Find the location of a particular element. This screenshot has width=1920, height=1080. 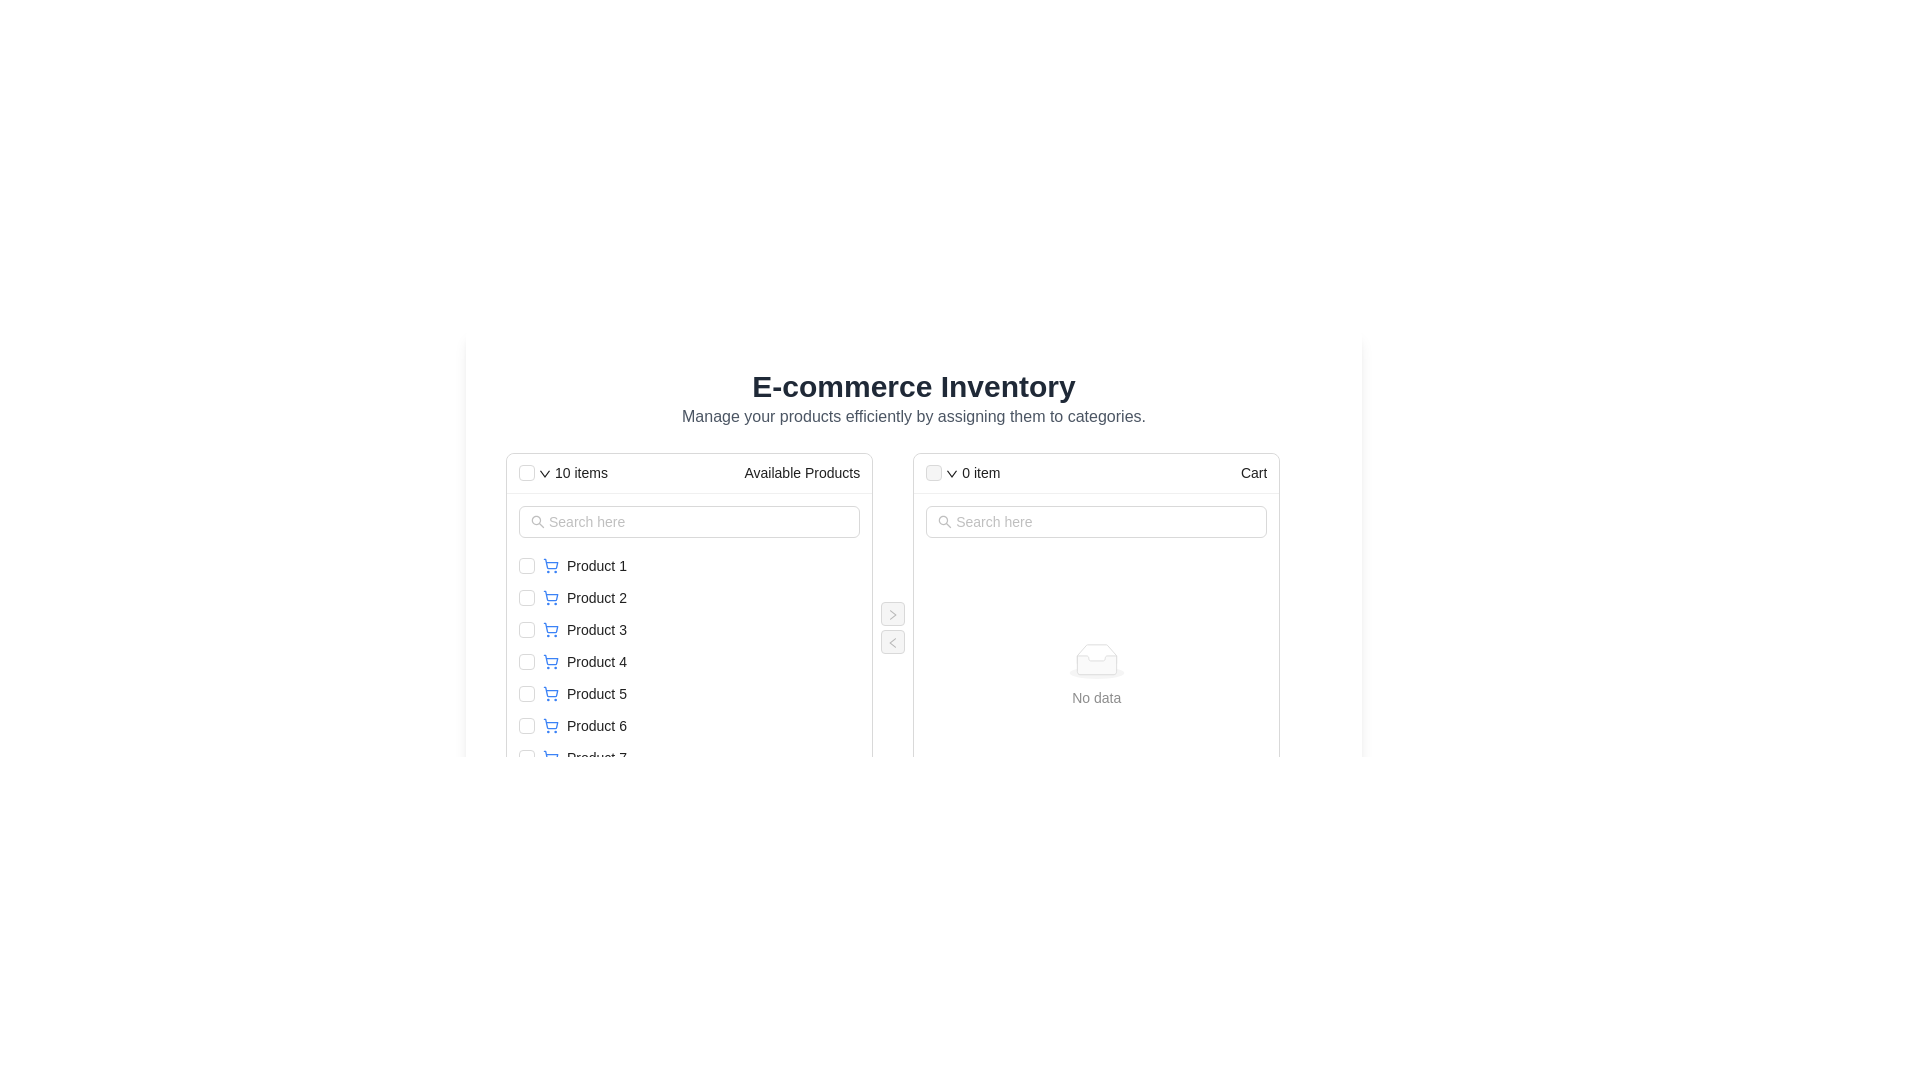

the list item labeled 'Product 6' in the left panel under the 'Available Products' section is located at coordinates (701, 725).